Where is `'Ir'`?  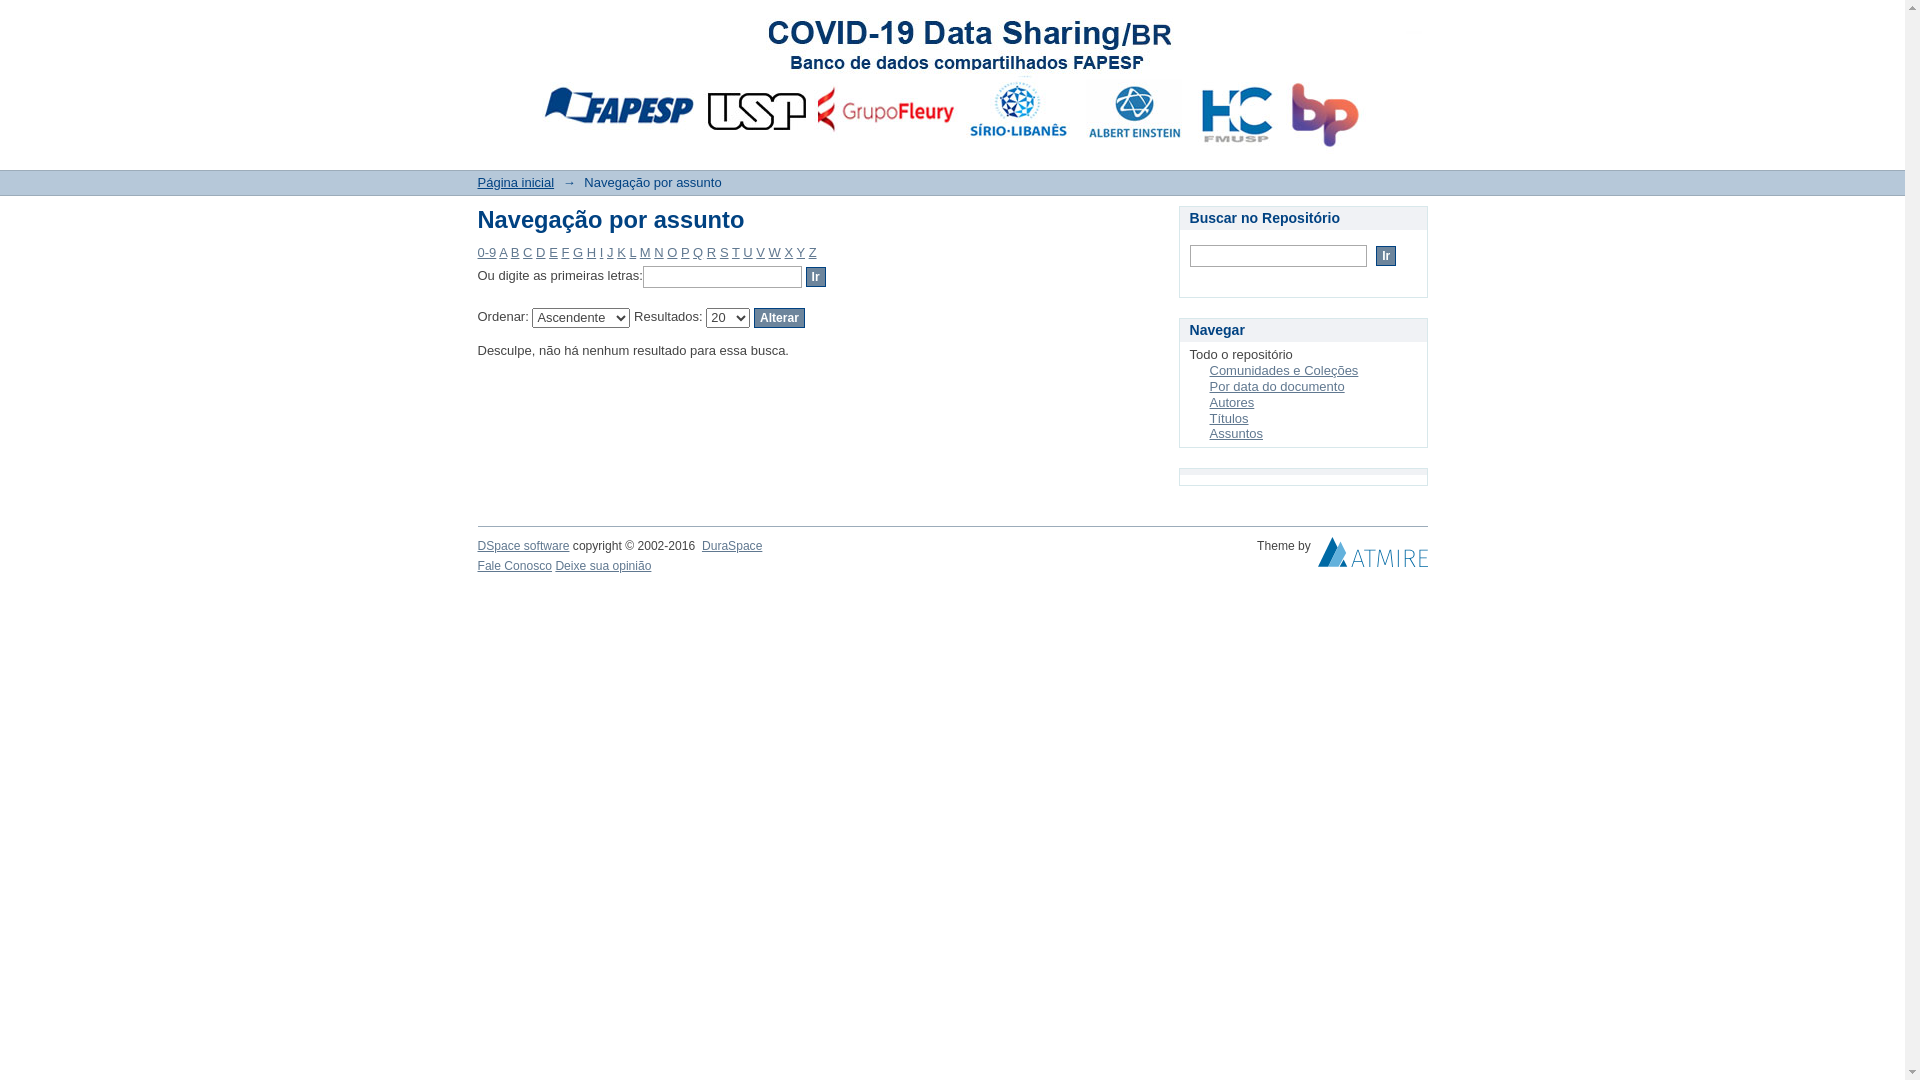
'Ir' is located at coordinates (1385, 254).